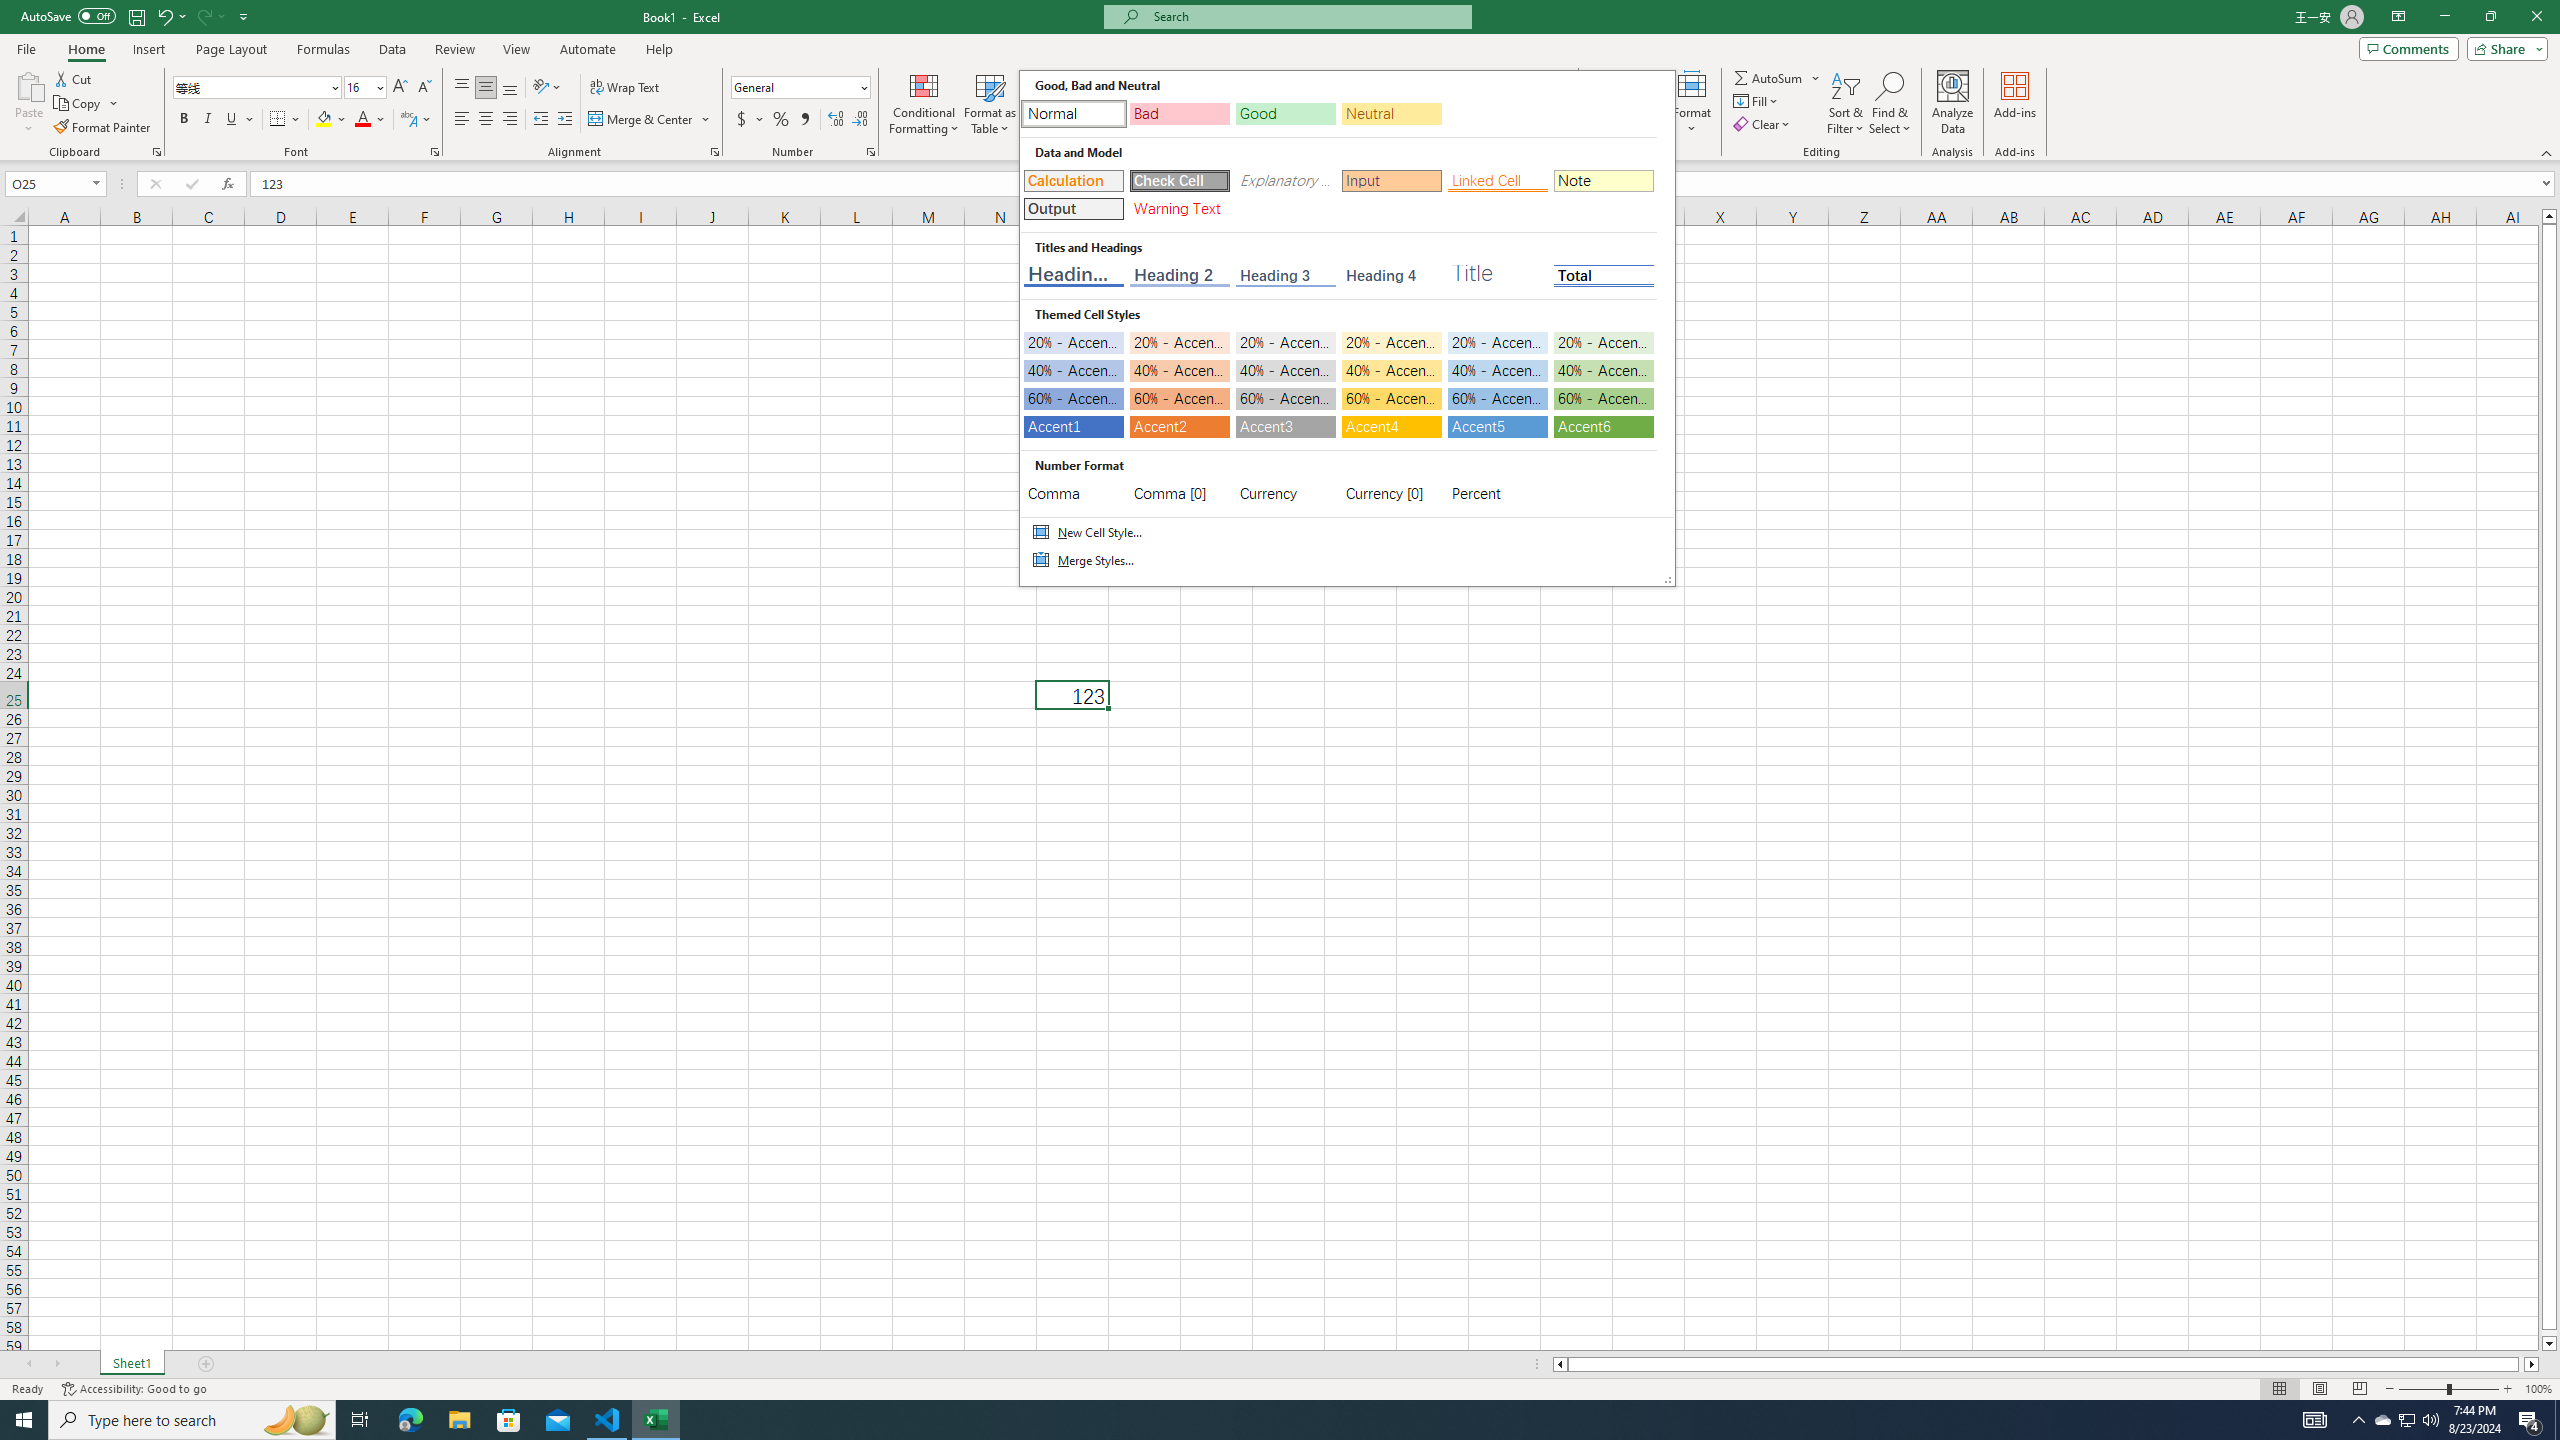  What do you see at coordinates (73, 78) in the screenshot?
I see `'Cut'` at bounding box center [73, 78].